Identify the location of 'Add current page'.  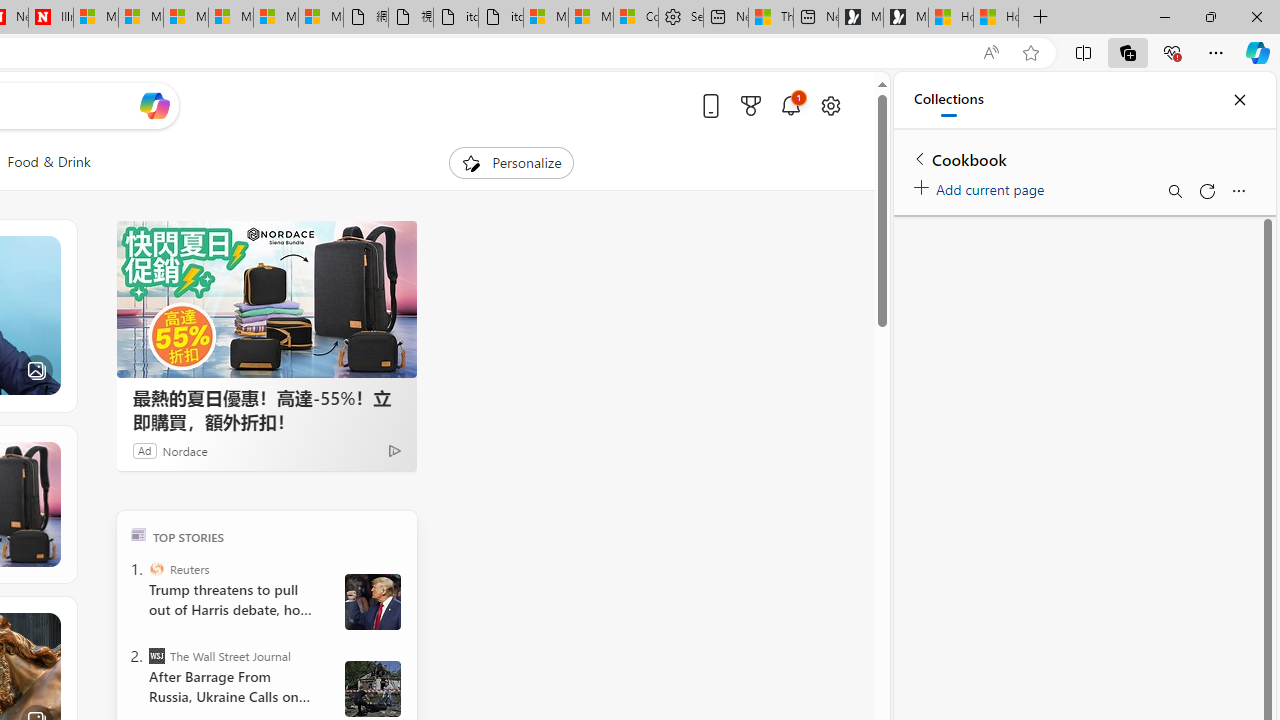
(983, 186).